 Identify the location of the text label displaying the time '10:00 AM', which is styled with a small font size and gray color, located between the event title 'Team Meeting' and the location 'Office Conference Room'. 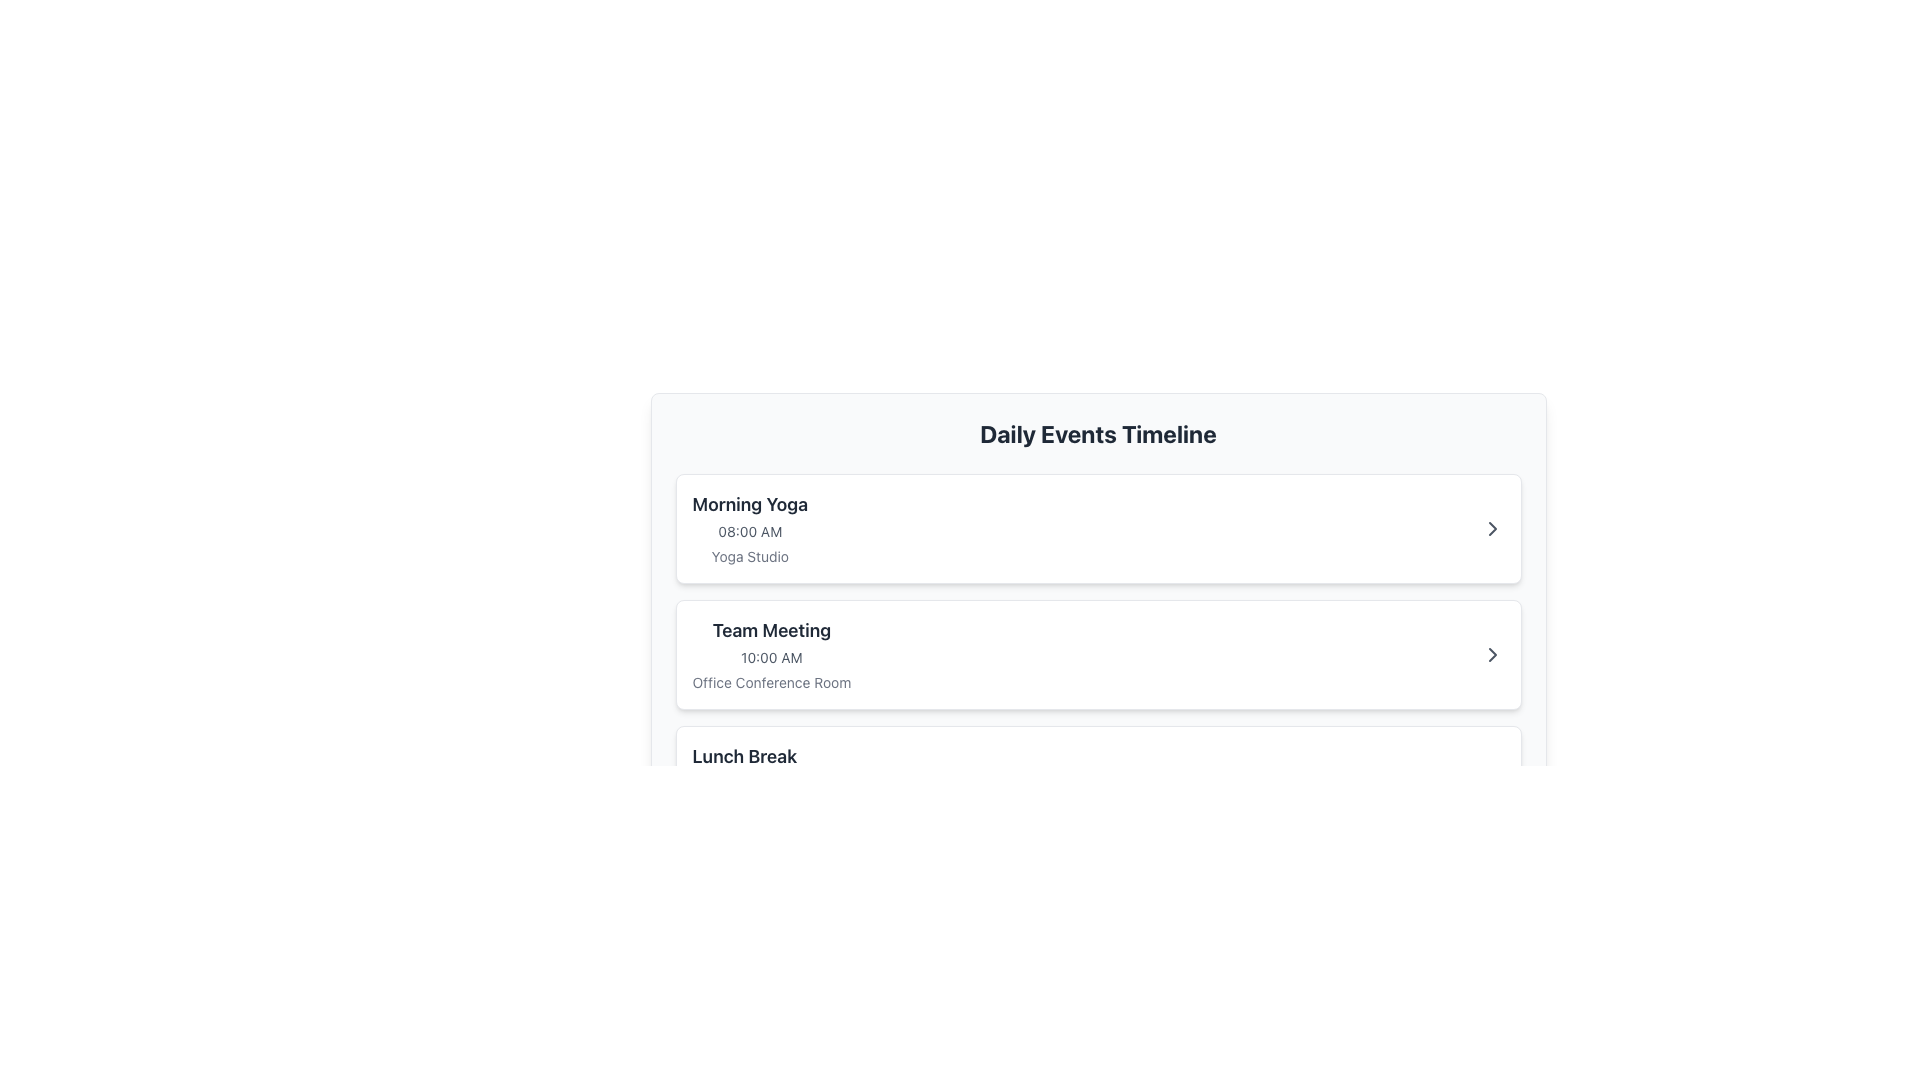
(770, 657).